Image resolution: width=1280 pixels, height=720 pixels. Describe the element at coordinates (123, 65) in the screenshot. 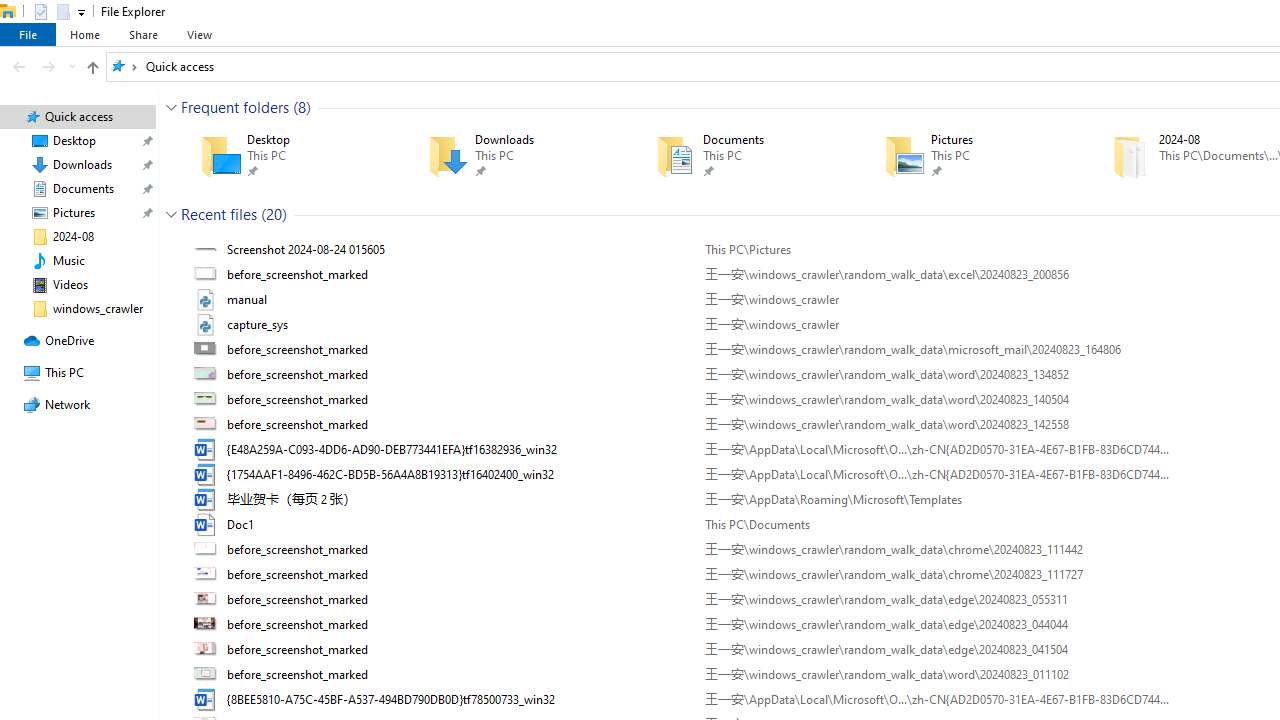

I see `'All locations'` at that location.